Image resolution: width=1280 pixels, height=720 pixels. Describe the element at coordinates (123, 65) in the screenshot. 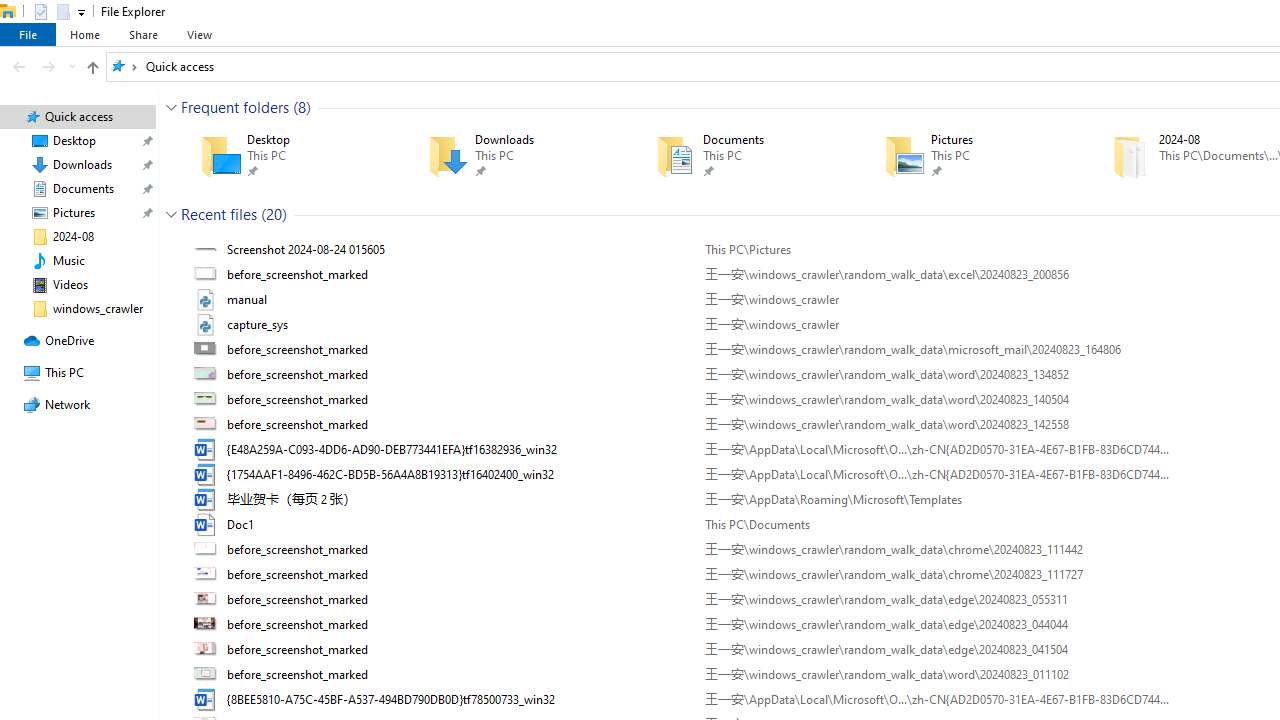

I see `'All locations'` at that location.